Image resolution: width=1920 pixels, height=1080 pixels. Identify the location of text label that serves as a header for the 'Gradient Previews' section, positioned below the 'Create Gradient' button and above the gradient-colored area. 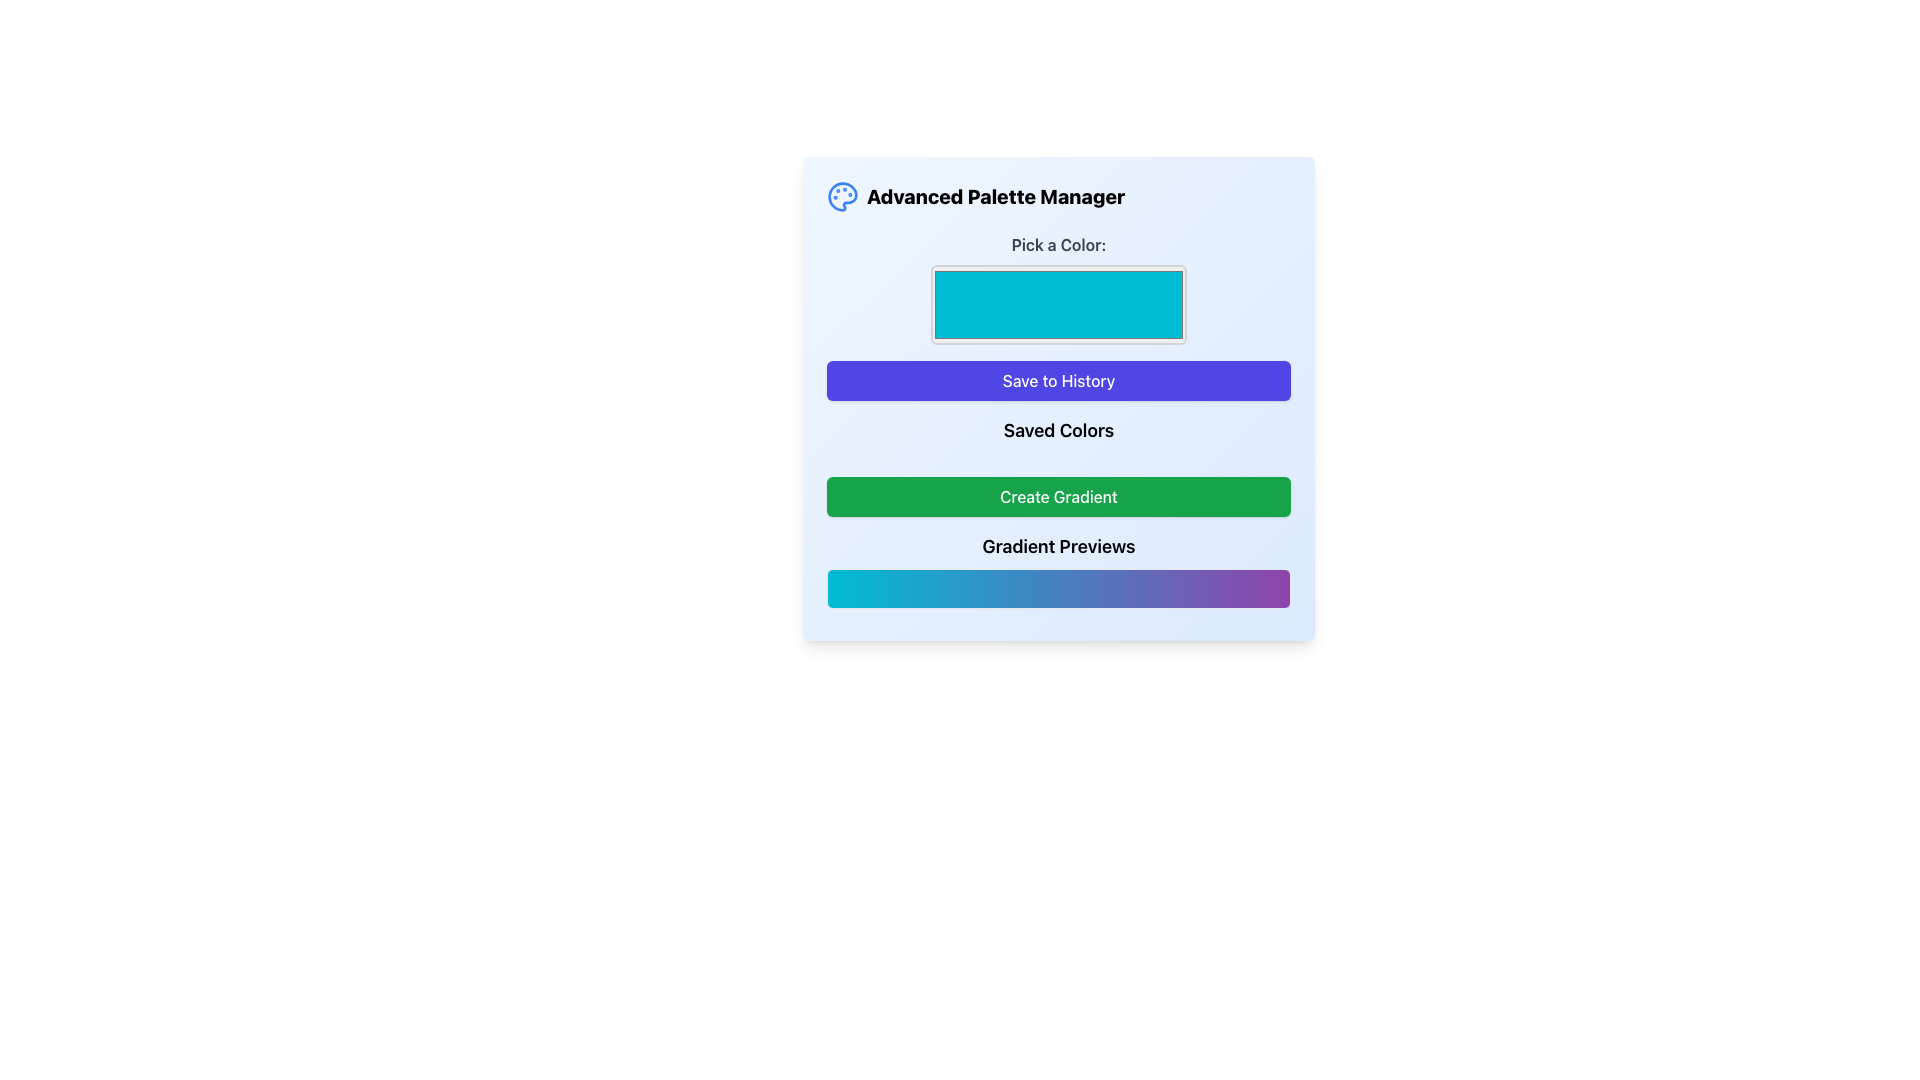
(1058, 547).